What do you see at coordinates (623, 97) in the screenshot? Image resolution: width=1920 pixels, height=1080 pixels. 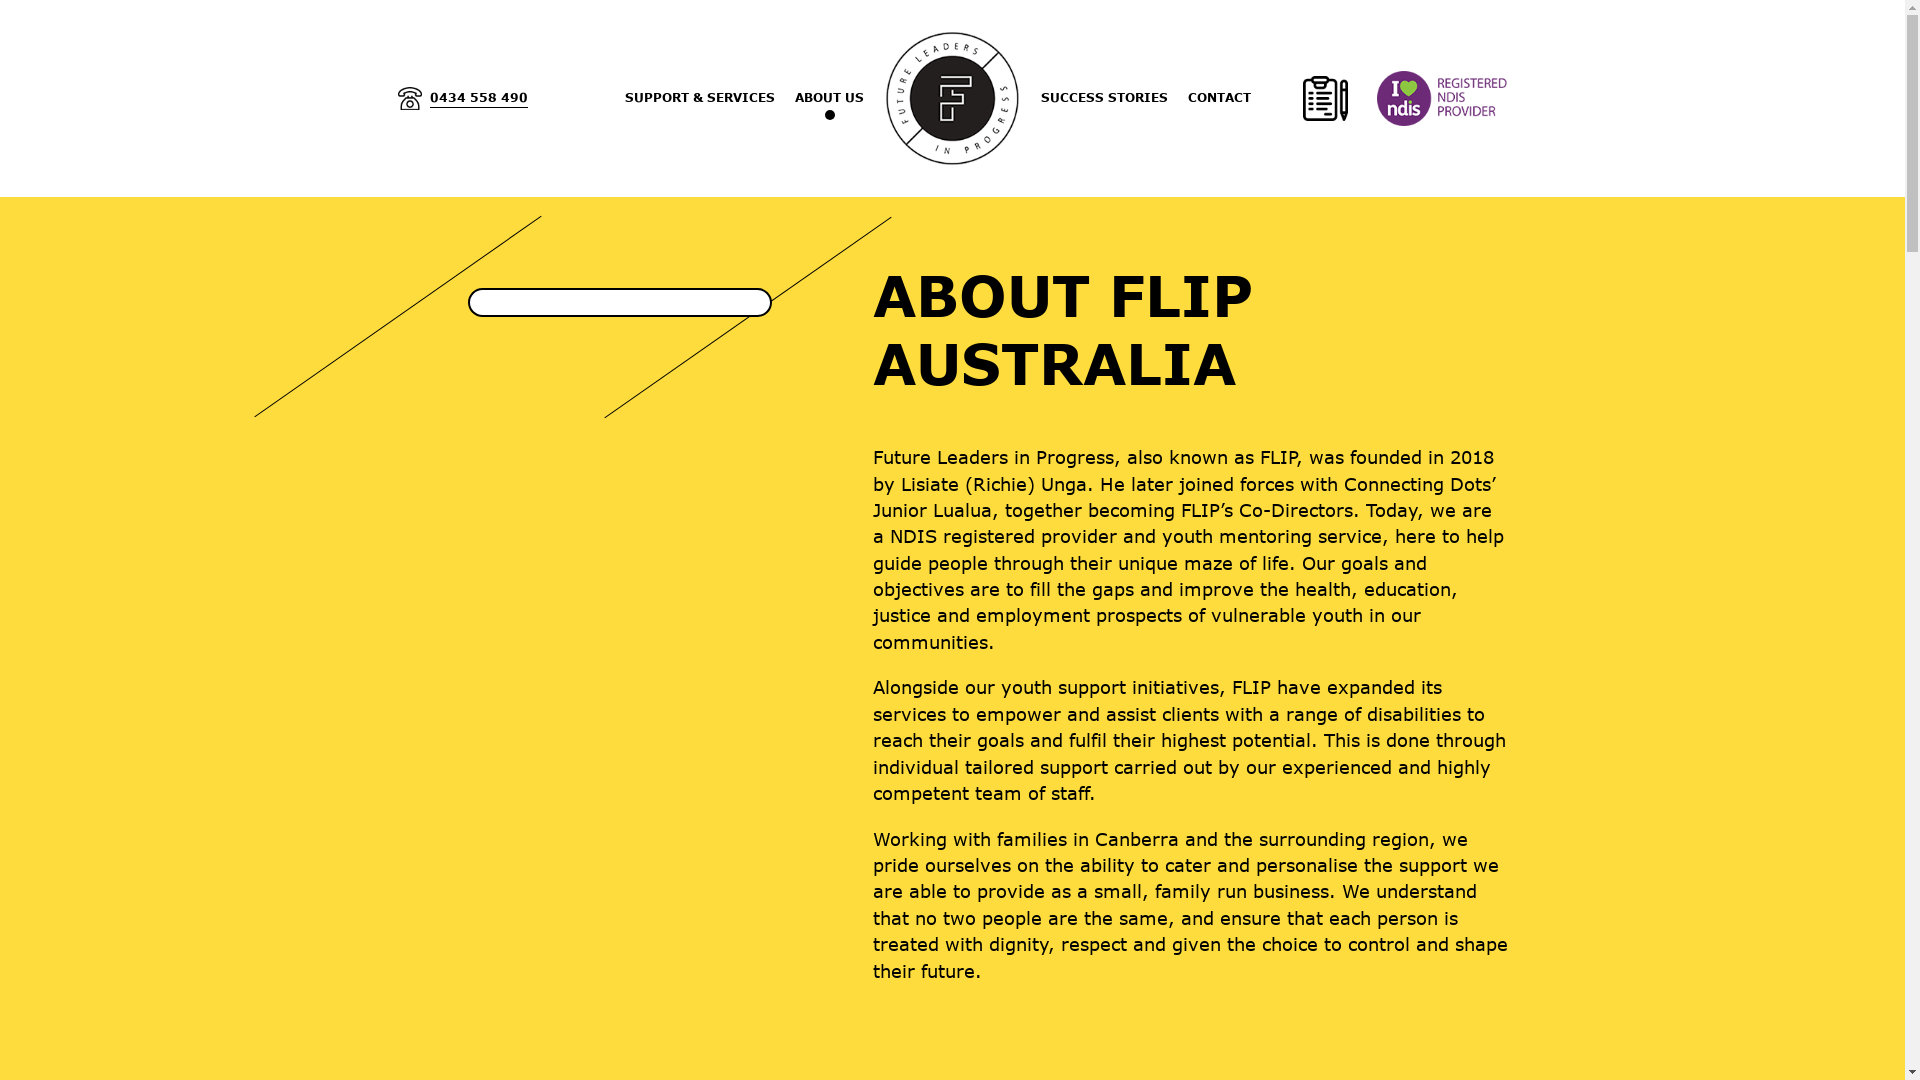 I see `'SUPPORT & SERVICES'` at bounding box center [623, 97].